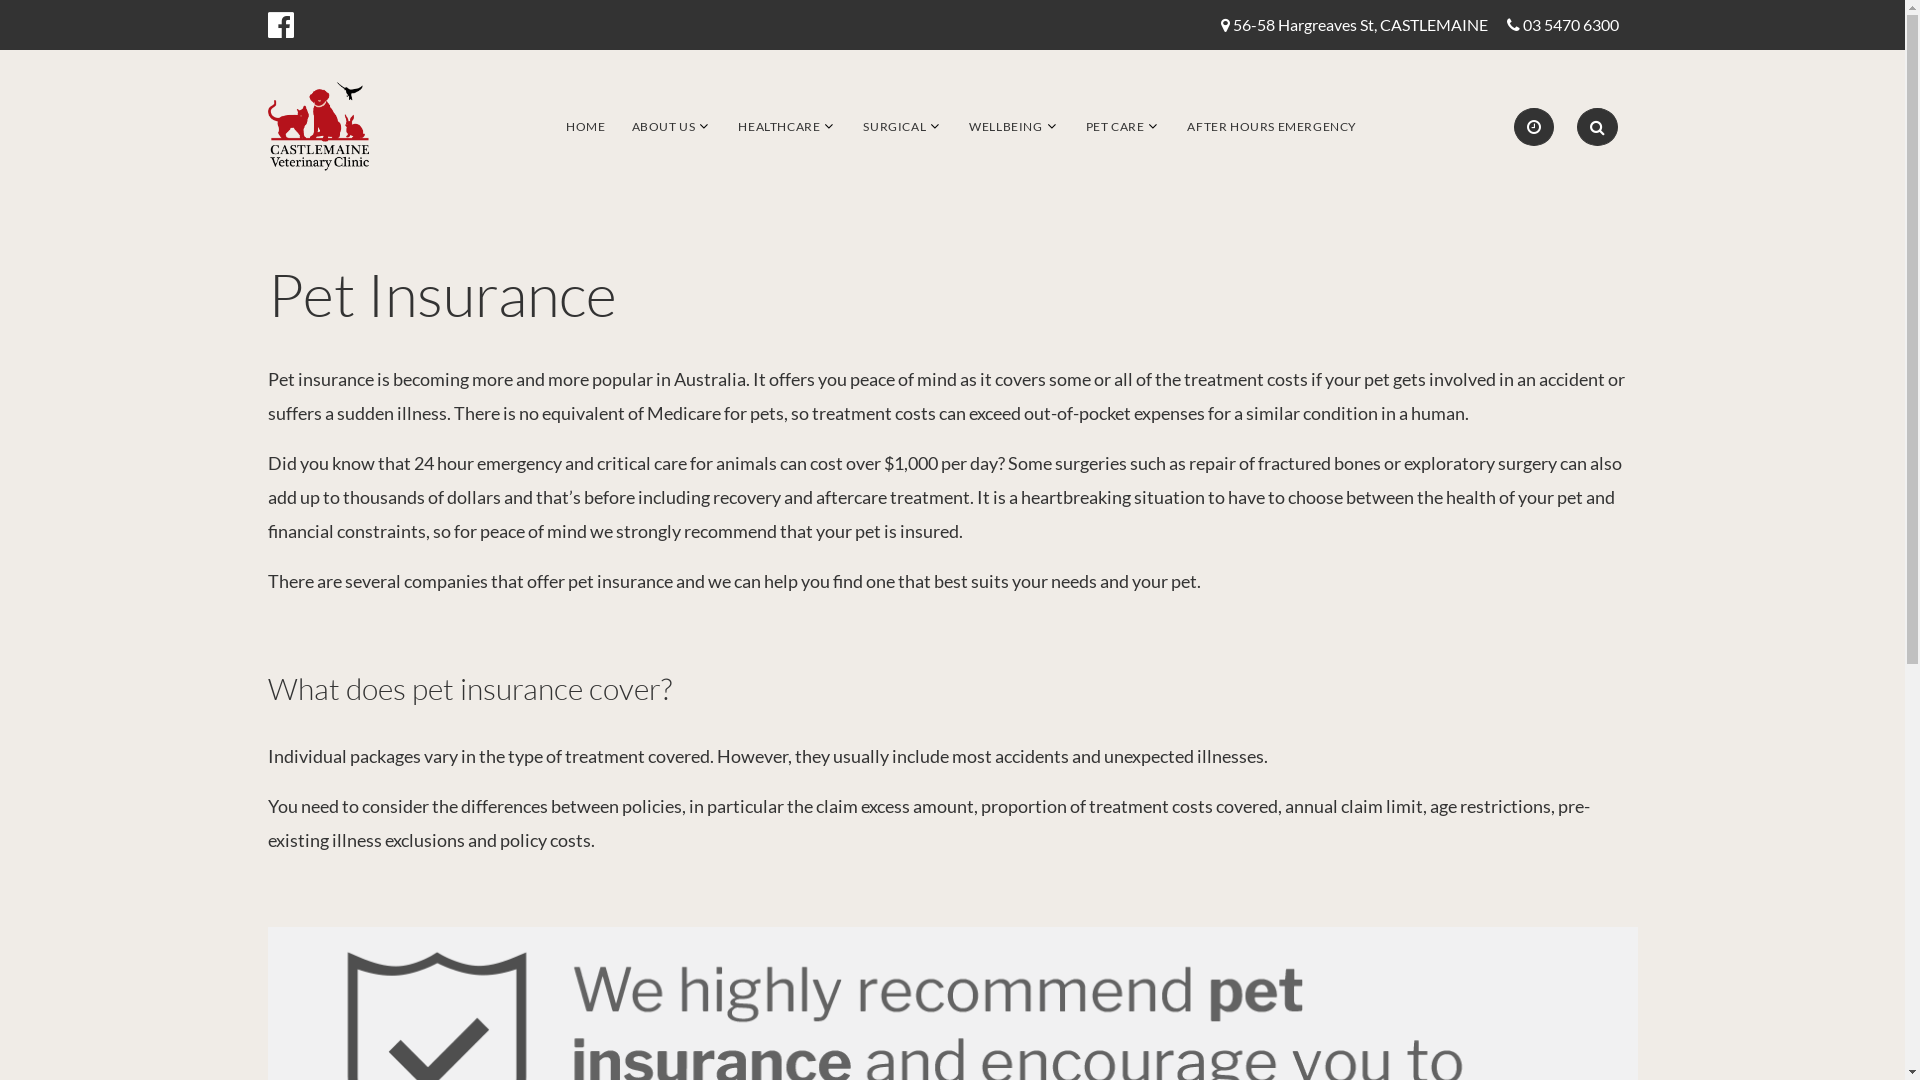 This screenshot has width=1920, height=1080. I want to click on '03 5470 6300', so click(1568, 25).